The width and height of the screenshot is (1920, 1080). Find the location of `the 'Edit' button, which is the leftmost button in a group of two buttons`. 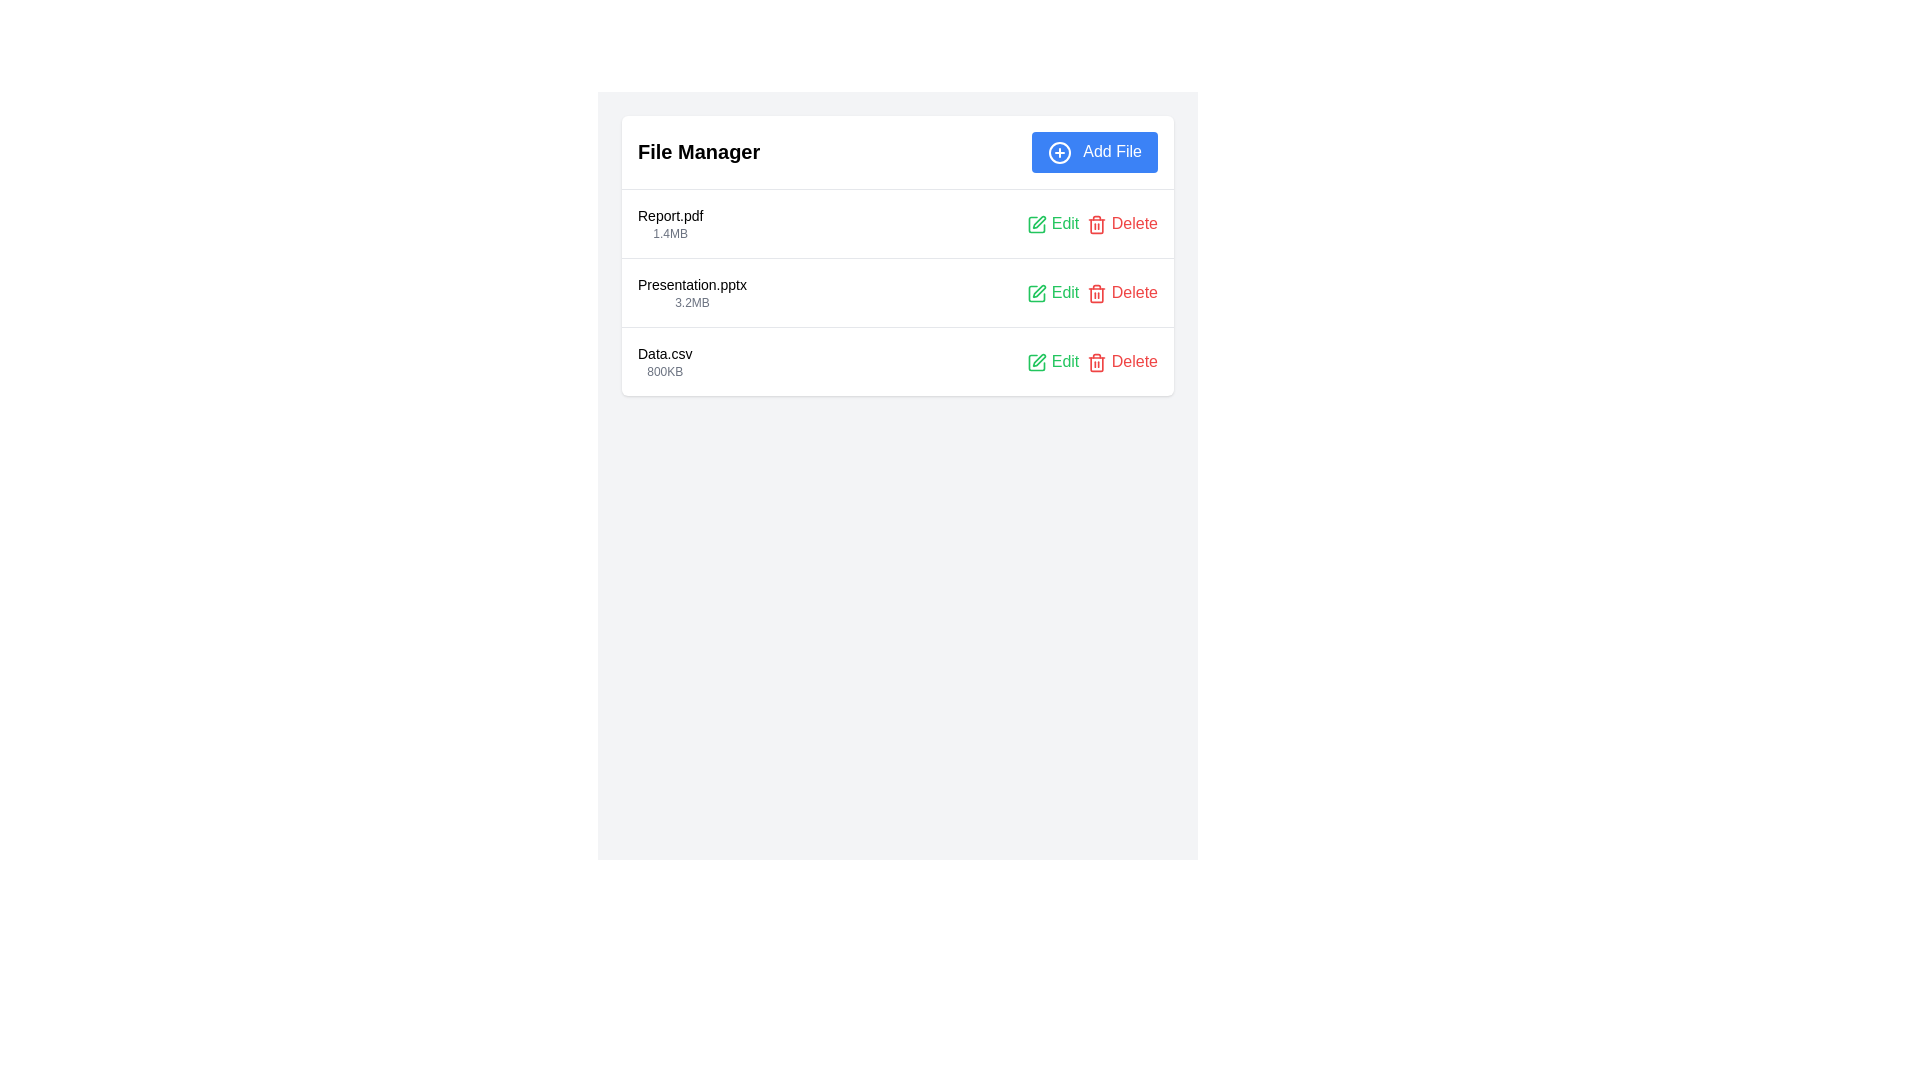

the 'Edit' button, which is the leftmost button in a group of two buttons is located at coordinates (1037, 224).